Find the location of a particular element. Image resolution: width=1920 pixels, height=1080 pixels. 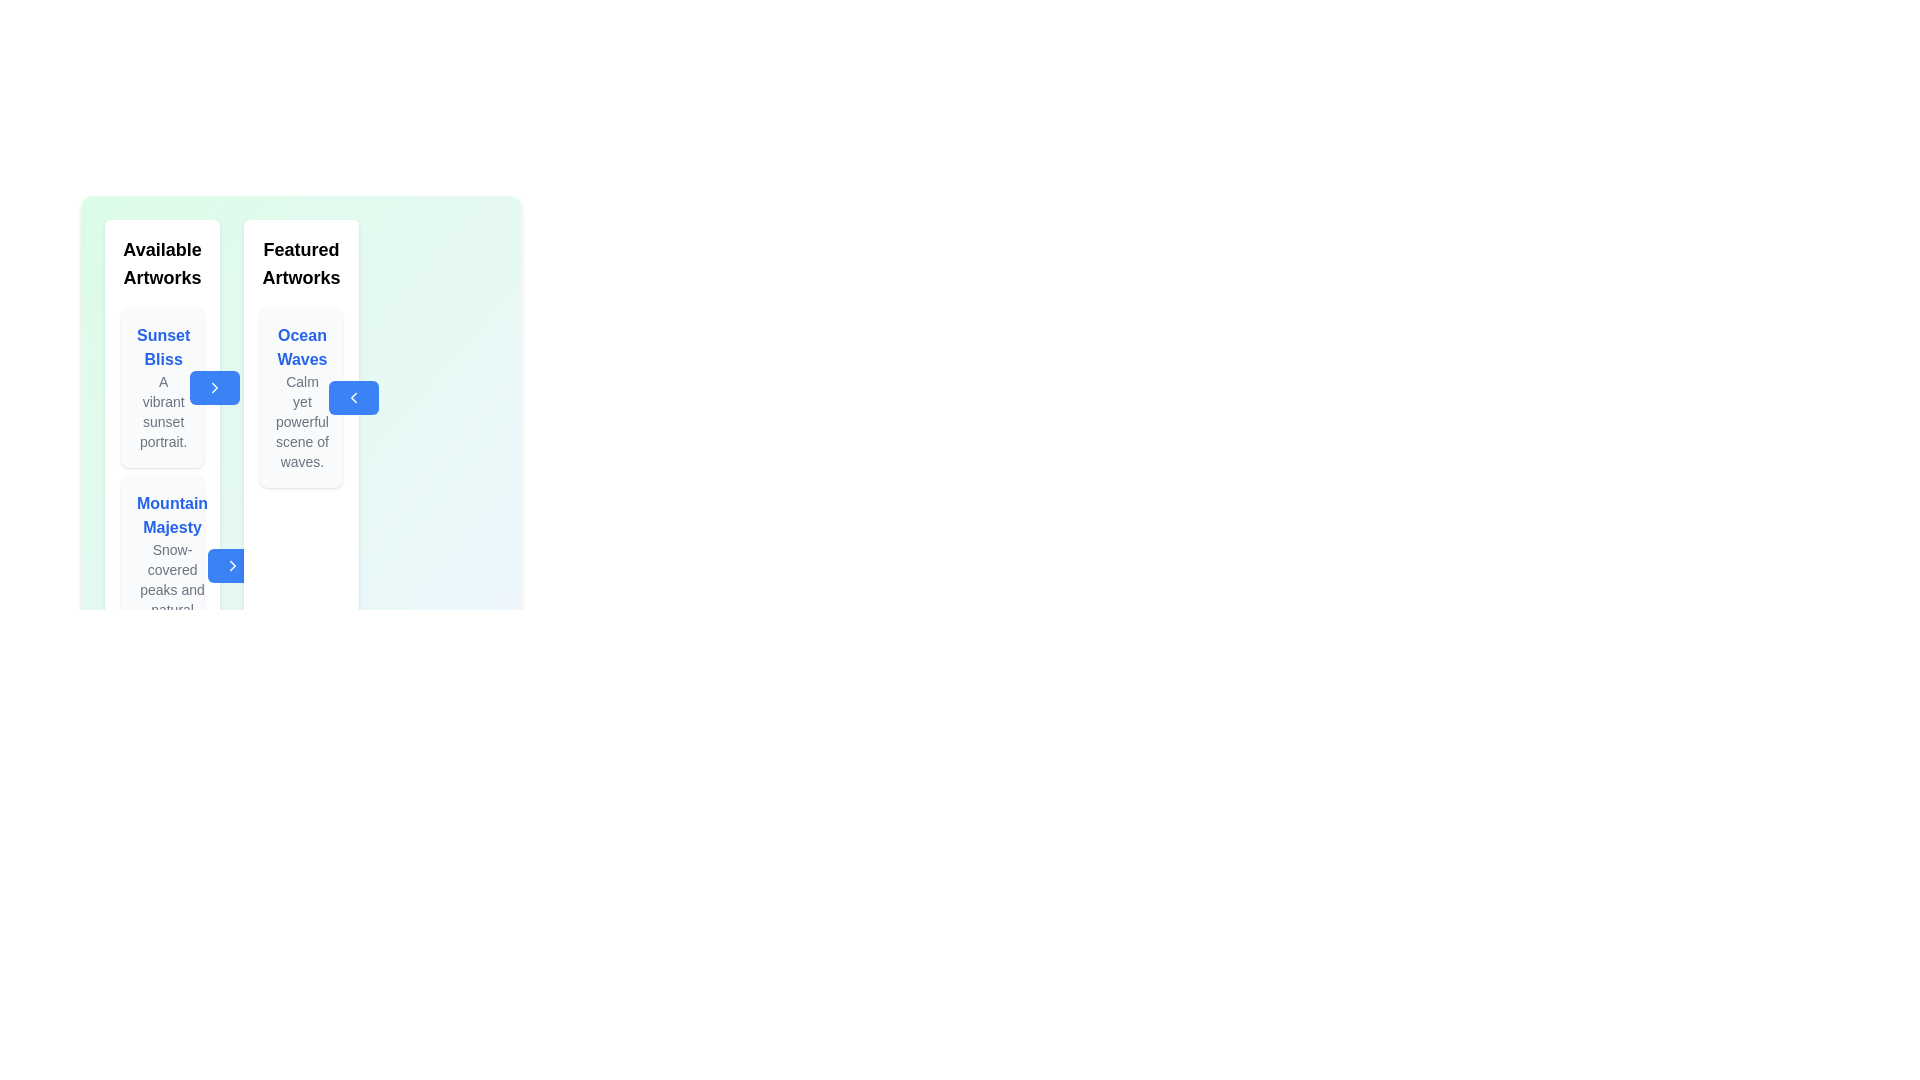

the details of the artwork titled Ocean Waves is located at coordinates (301, 397).